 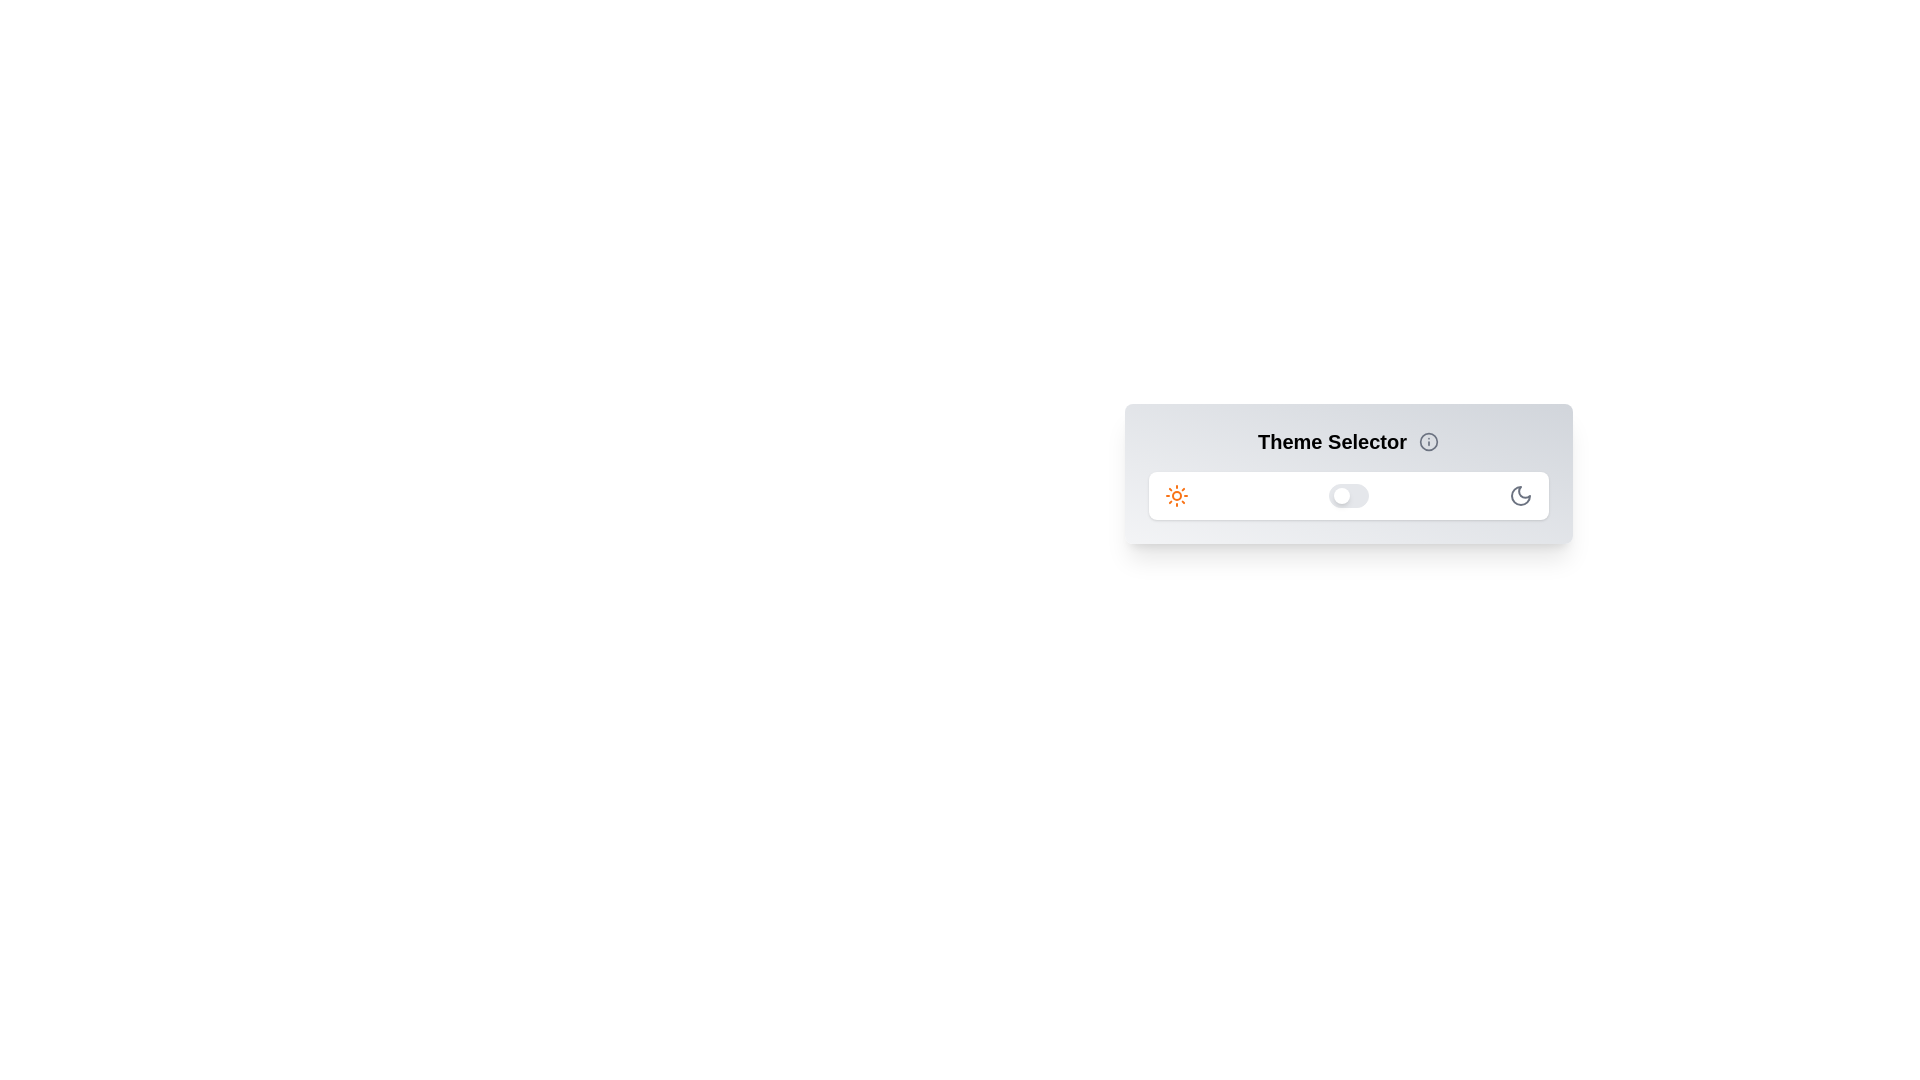 I want to click on the moon icon to trigger its interaction, so click(x=1520, y=495).